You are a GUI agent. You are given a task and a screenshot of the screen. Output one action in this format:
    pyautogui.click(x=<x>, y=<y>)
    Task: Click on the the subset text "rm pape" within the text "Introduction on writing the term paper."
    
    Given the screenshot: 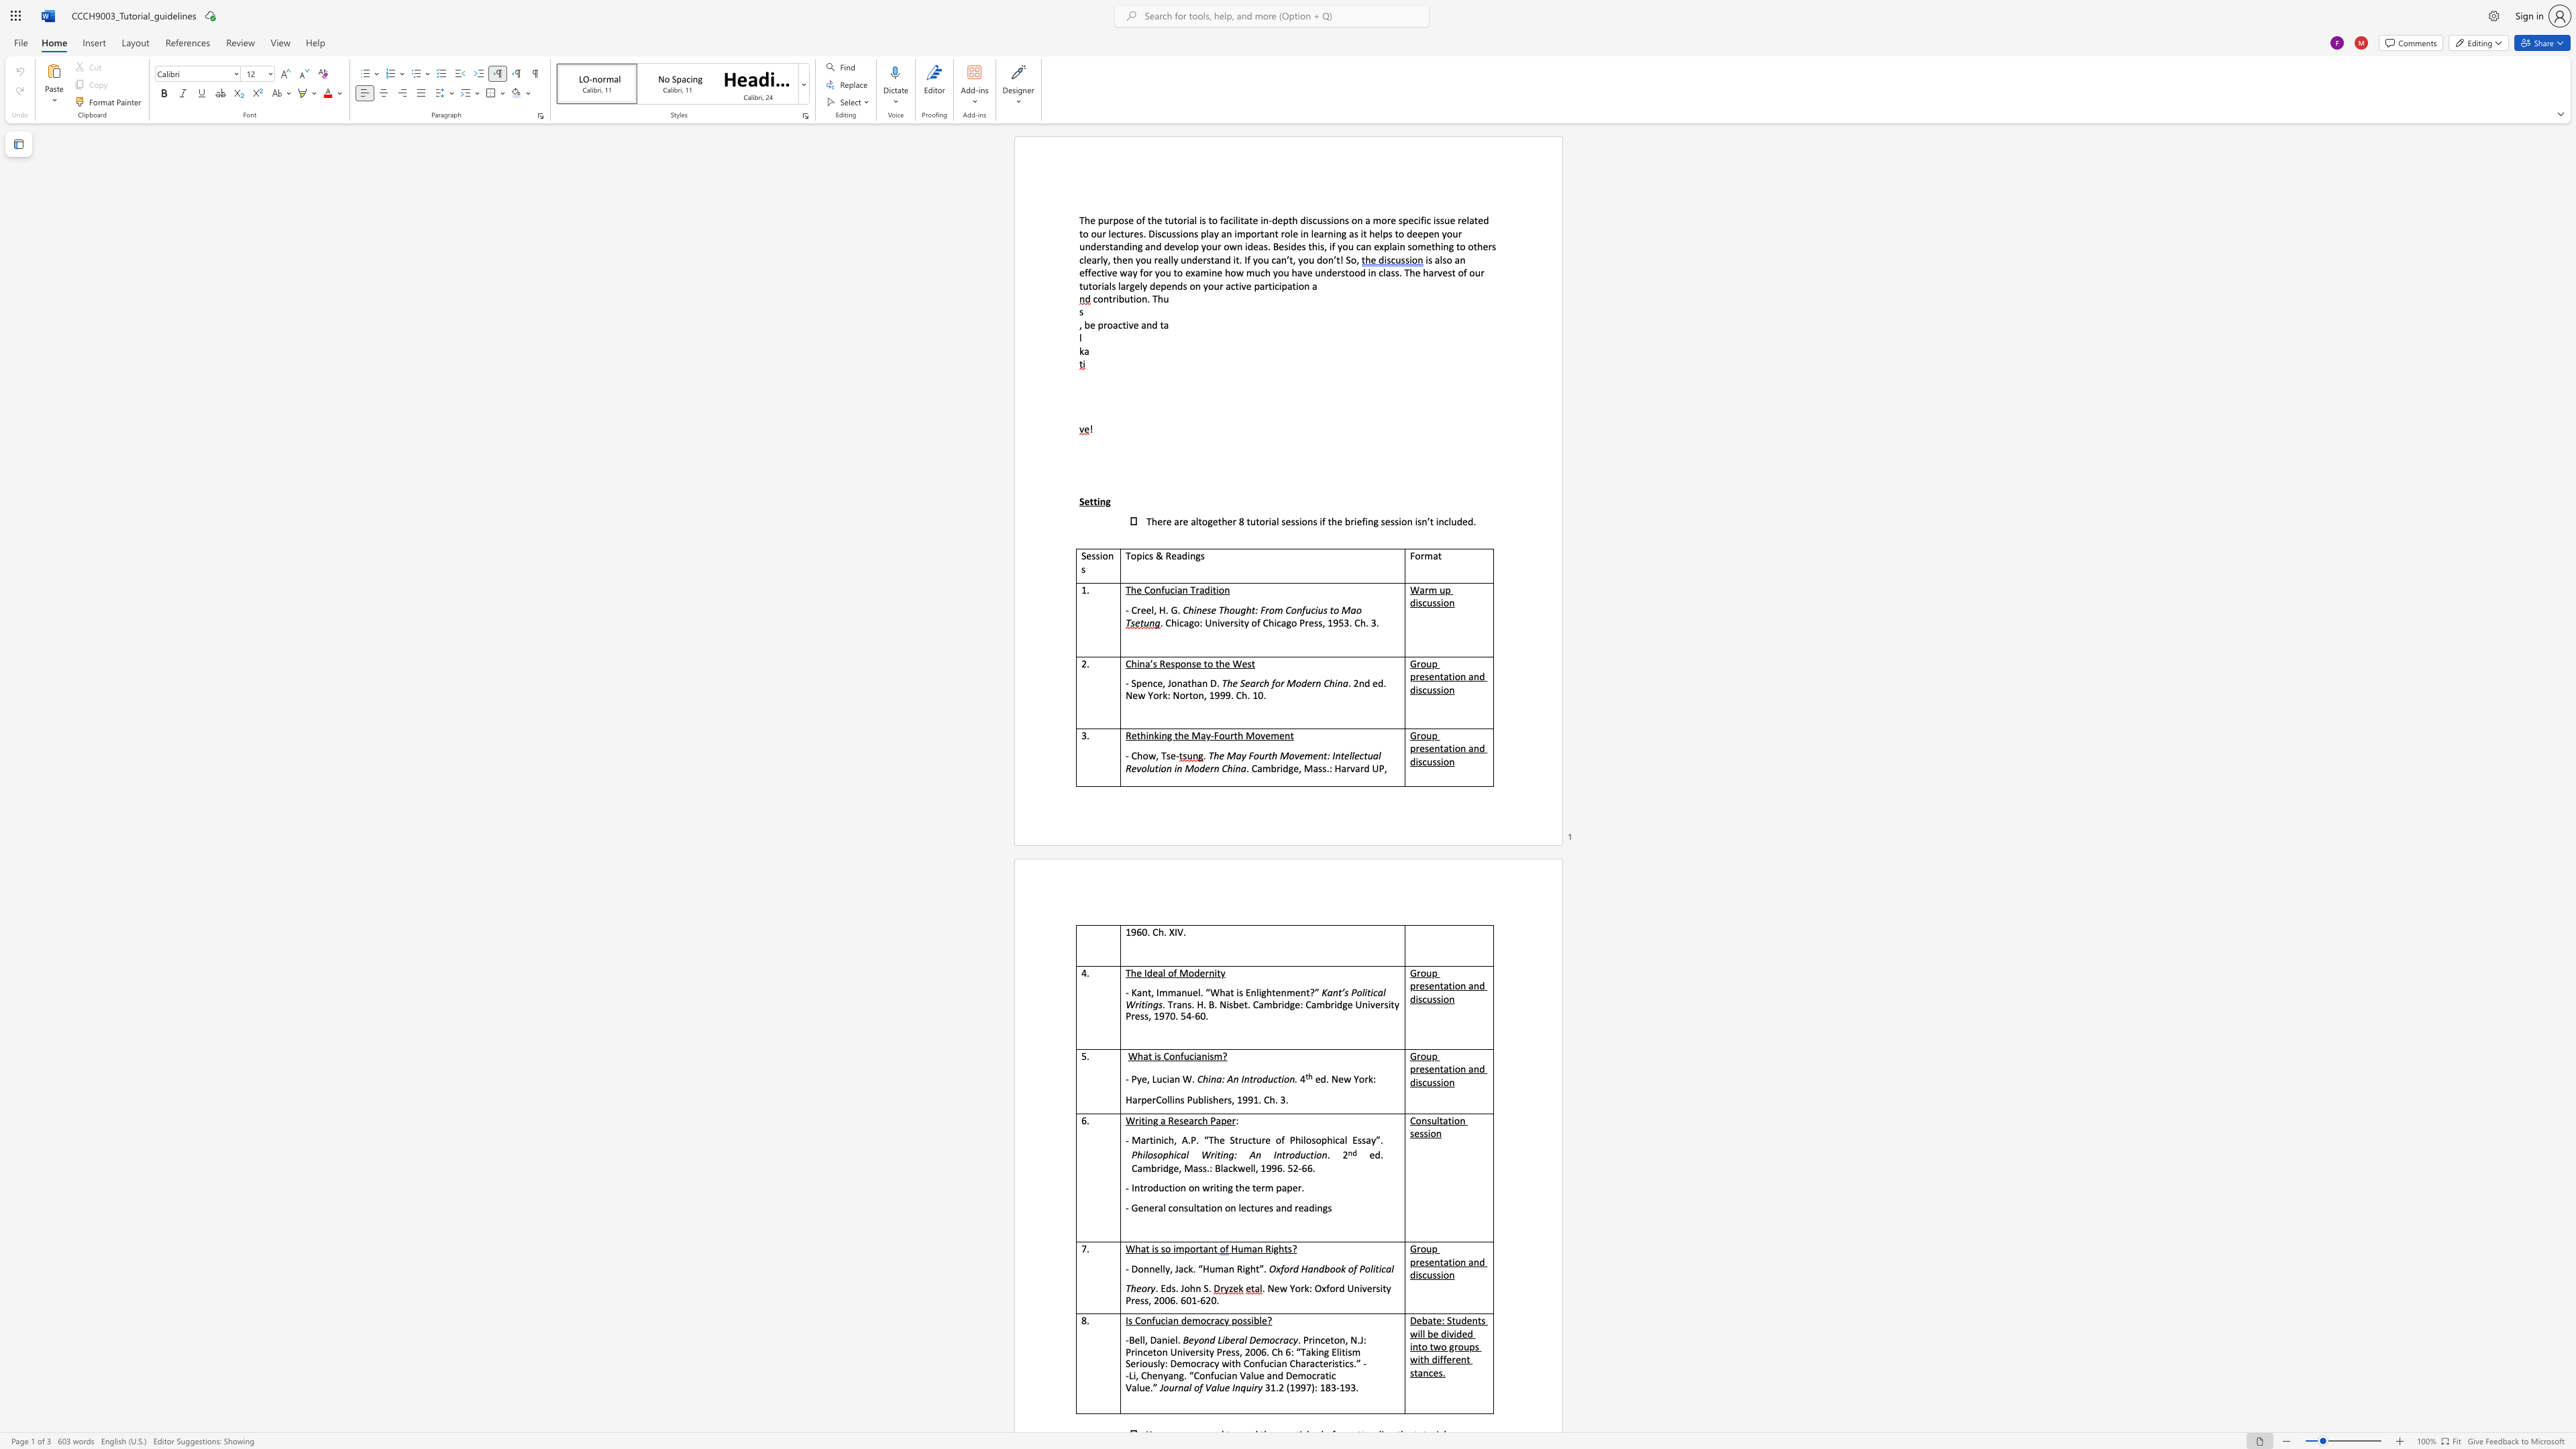 What is the action you would take?
    pyautogui.click(x=1260, y=1186)
    